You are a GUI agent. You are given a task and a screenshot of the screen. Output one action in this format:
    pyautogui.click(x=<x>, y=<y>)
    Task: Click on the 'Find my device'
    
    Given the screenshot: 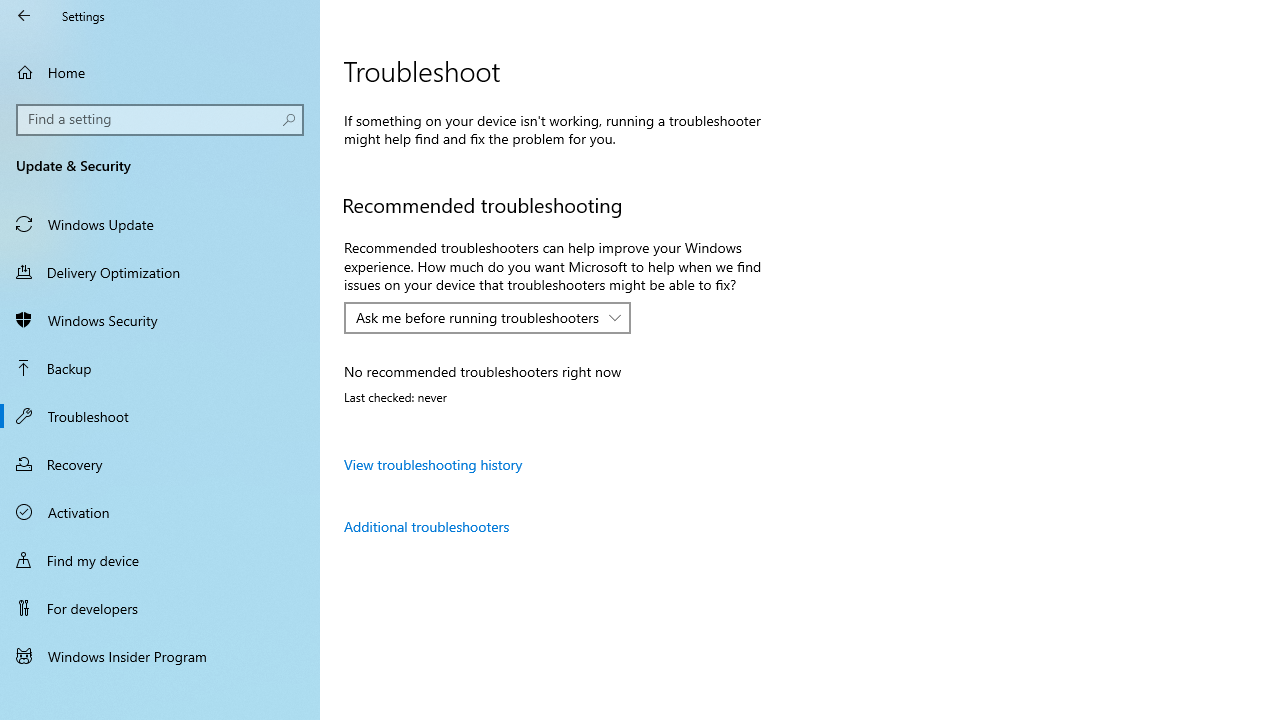 What is the action you would take?
    pyautogui.click(x=160, y=559)
    